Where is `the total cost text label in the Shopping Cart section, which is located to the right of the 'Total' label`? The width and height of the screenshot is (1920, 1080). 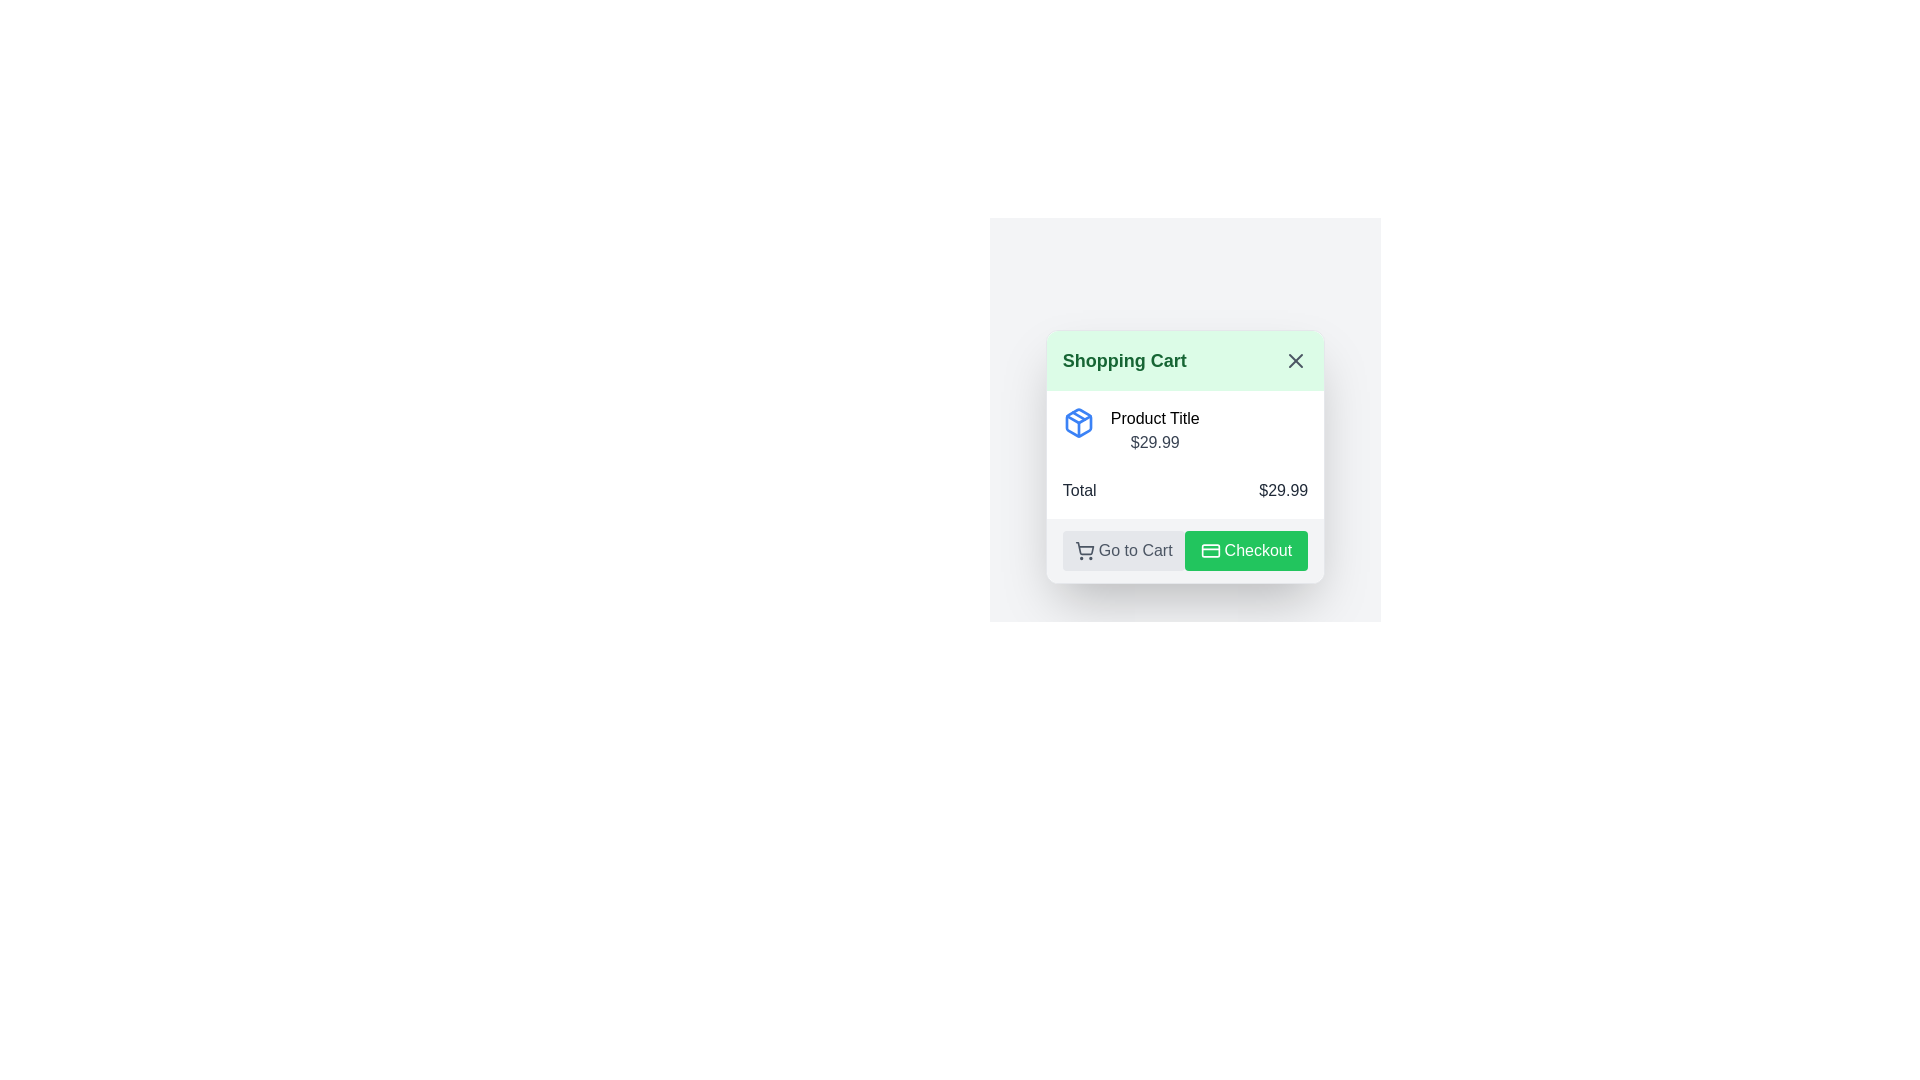
the total cost text label in the Shopping Cart section, which is located to the right of the 'Total' label is located at coordinates (1283, 490).